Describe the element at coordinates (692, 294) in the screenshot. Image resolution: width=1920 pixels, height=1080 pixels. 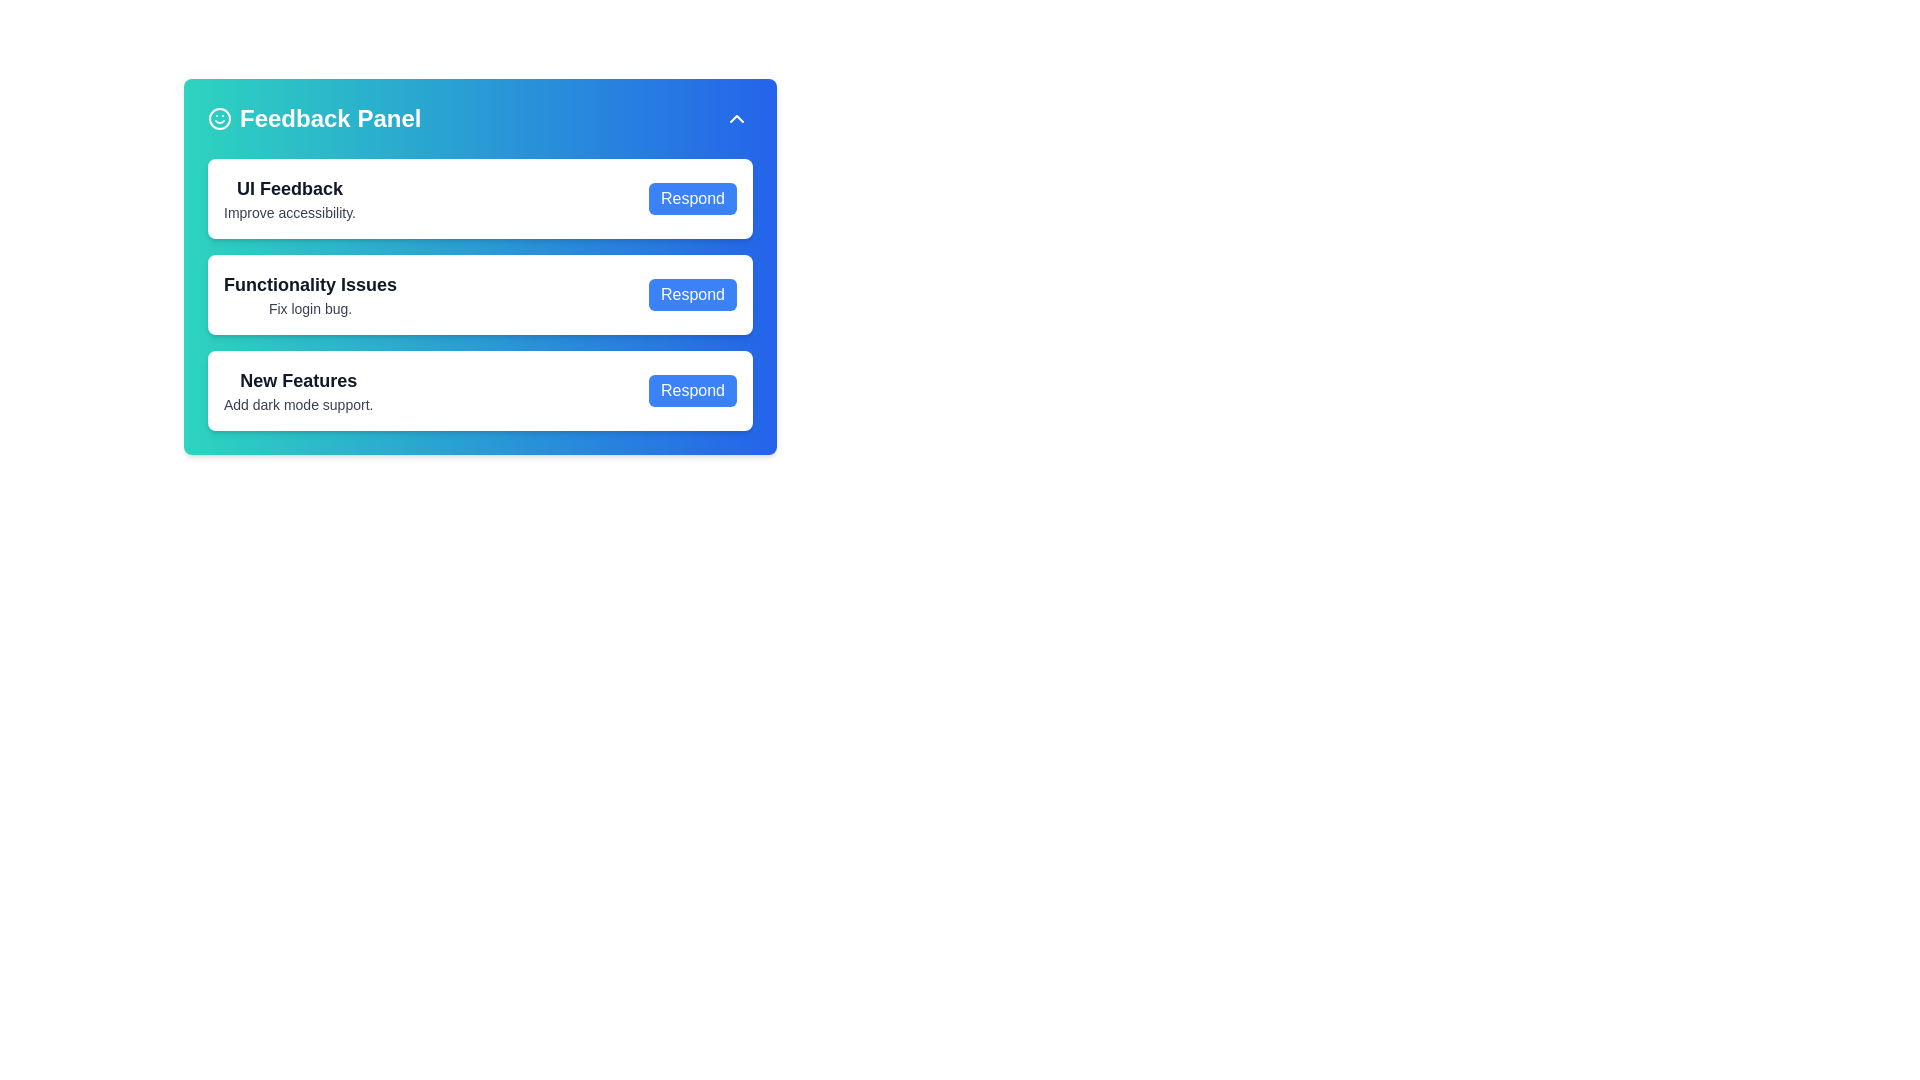
I see `the button located at the rightmost position in the second row of the feedback section, which allows users to respond to the feedback titled 'Functionality Issues'` at that location.